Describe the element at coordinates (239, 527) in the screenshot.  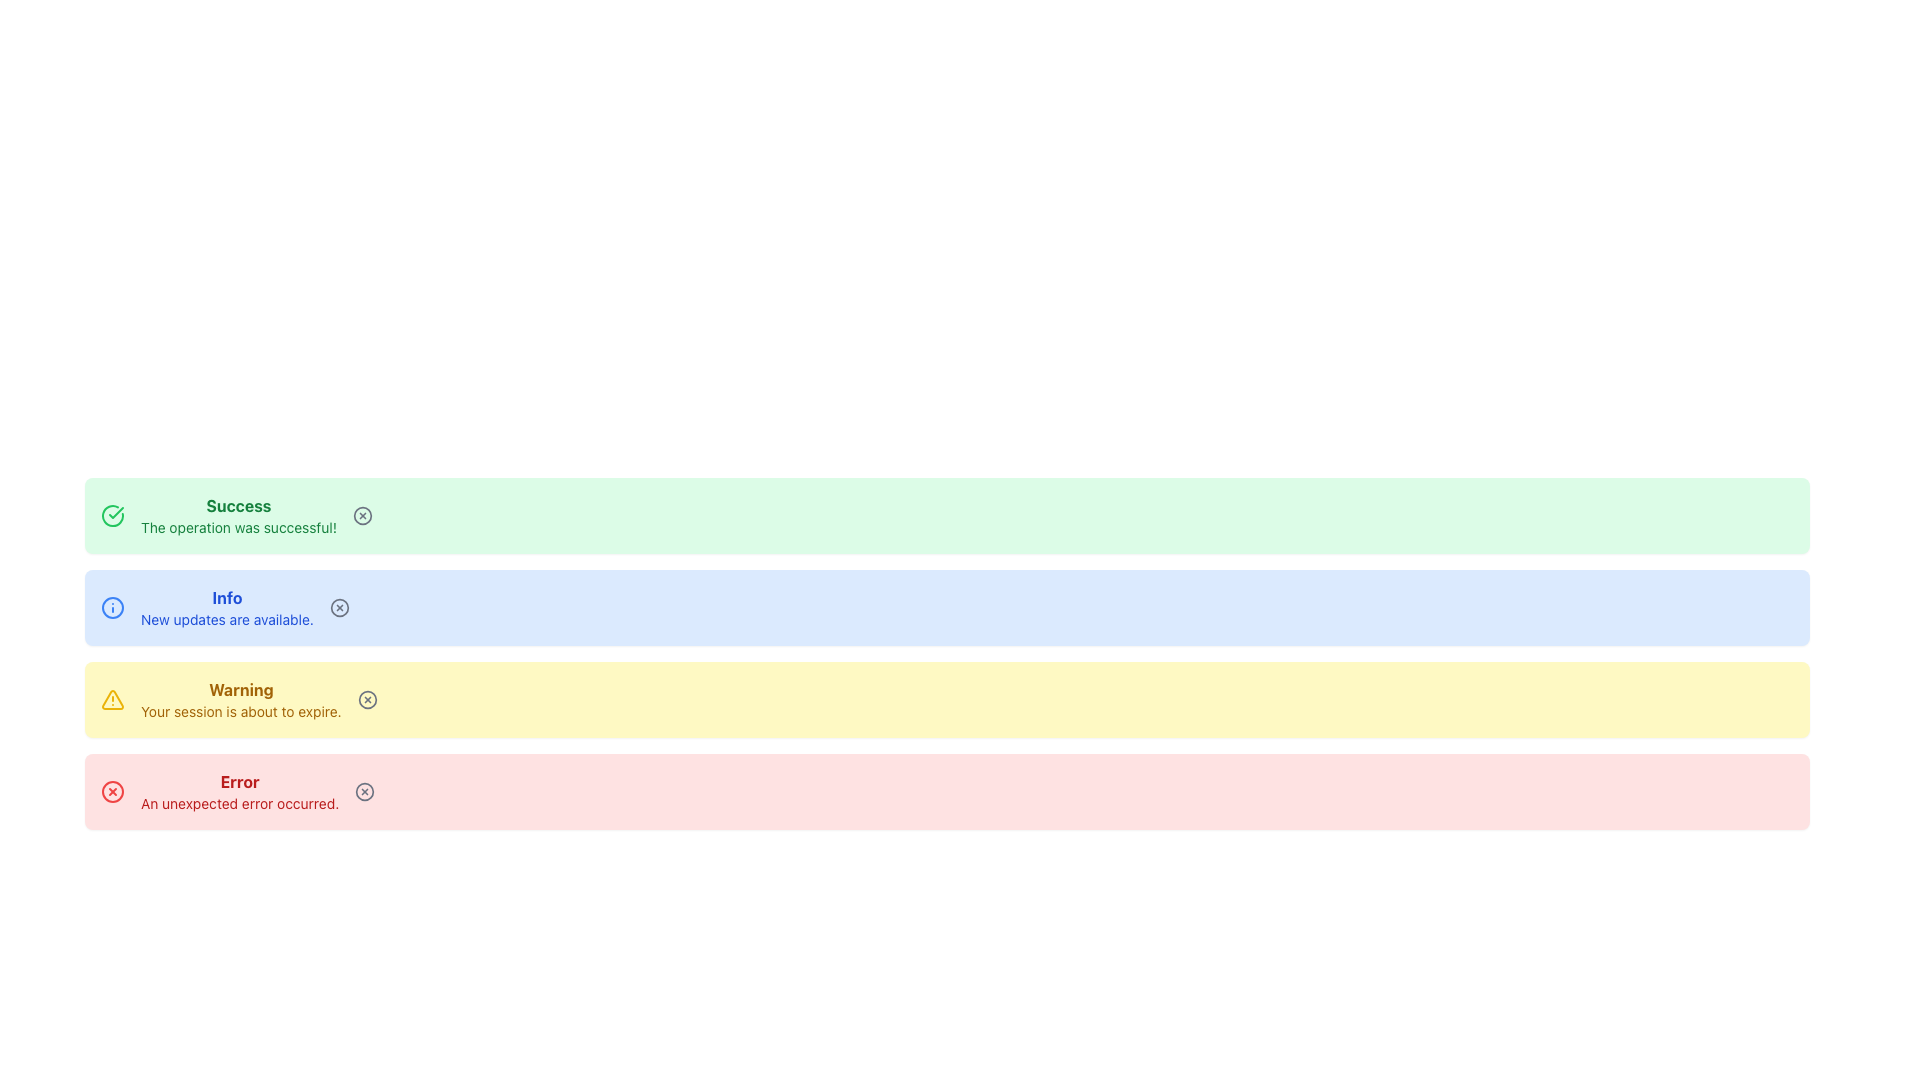
I see `the text label reading 'The operation was successful!' which is positioned below the 'Success' heading in the green notification box` at that location.